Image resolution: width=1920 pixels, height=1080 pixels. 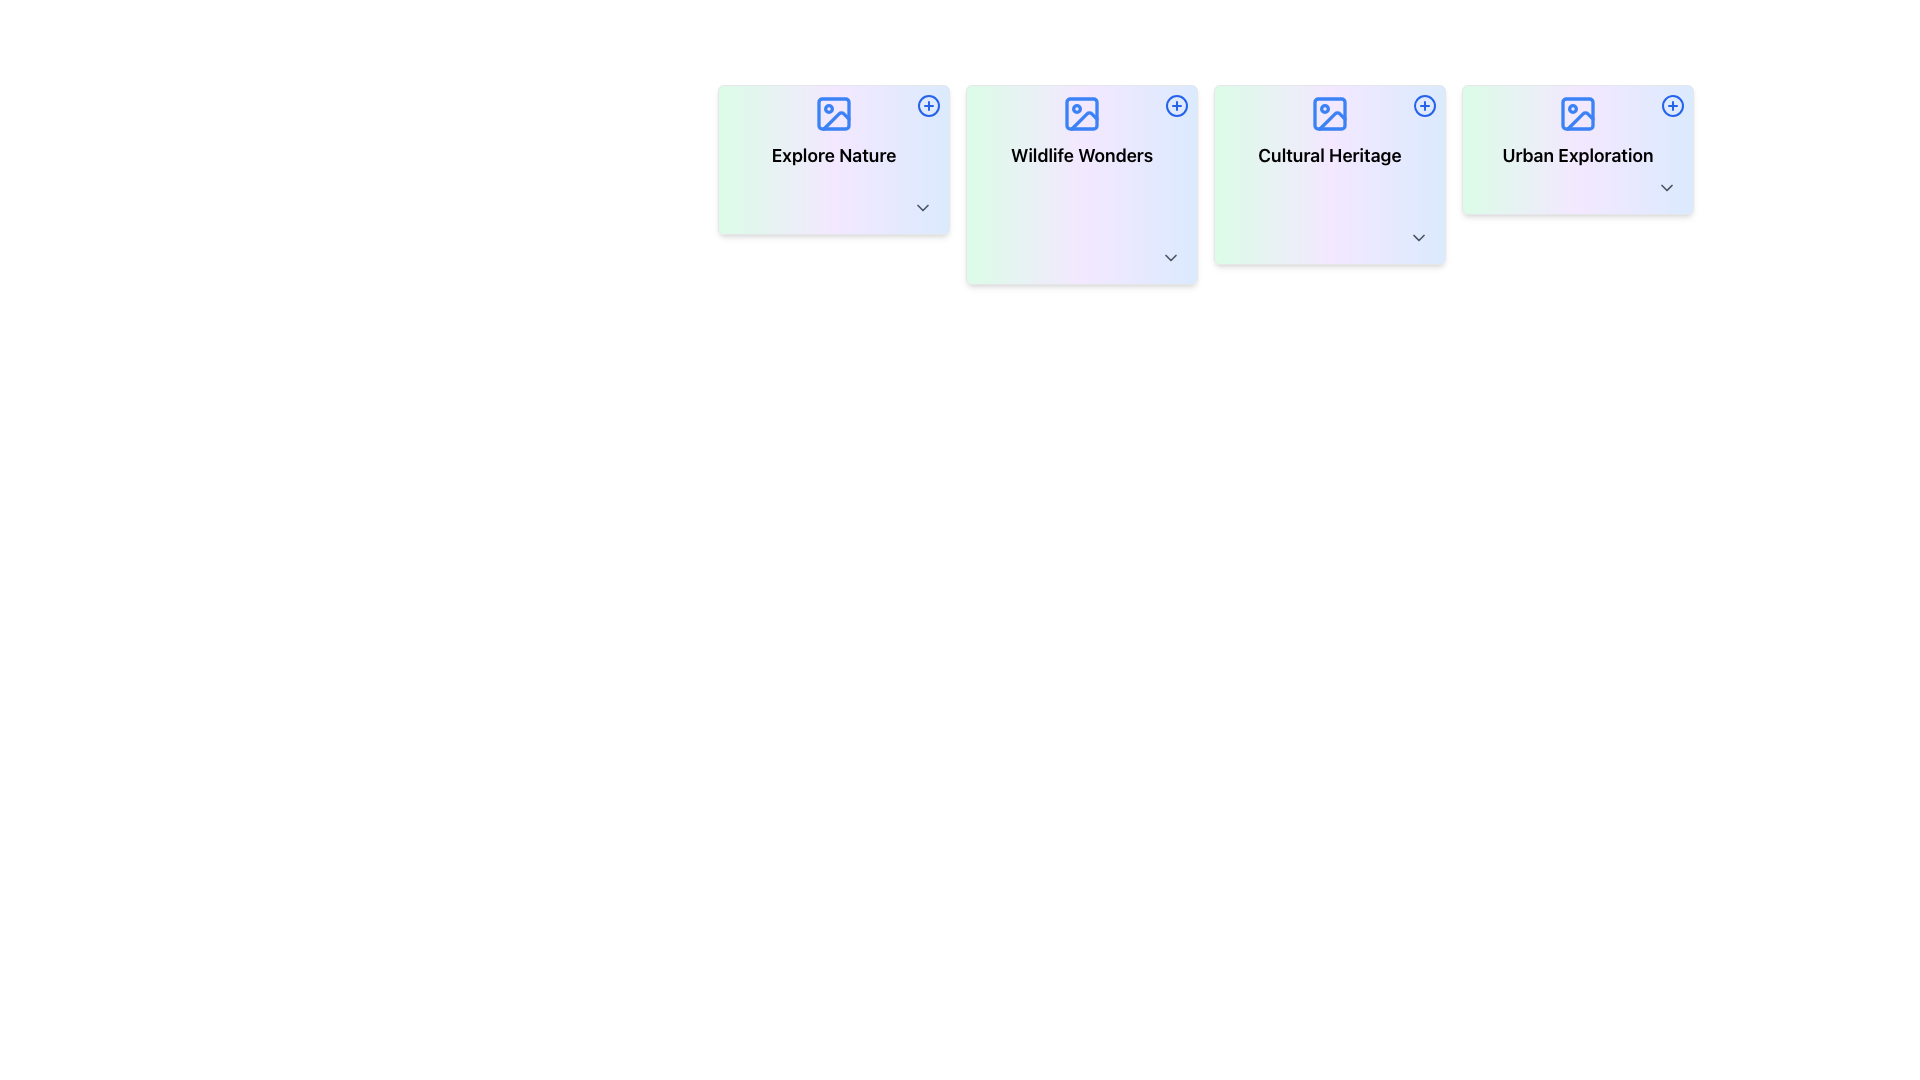 What do you see at coordinates (834, 114) in the screenshot?
I see `the blue SVG-based icon representing an image or scene, located inside the 'Explore Nature' card at the top center section` at bounding box center [834, 114].